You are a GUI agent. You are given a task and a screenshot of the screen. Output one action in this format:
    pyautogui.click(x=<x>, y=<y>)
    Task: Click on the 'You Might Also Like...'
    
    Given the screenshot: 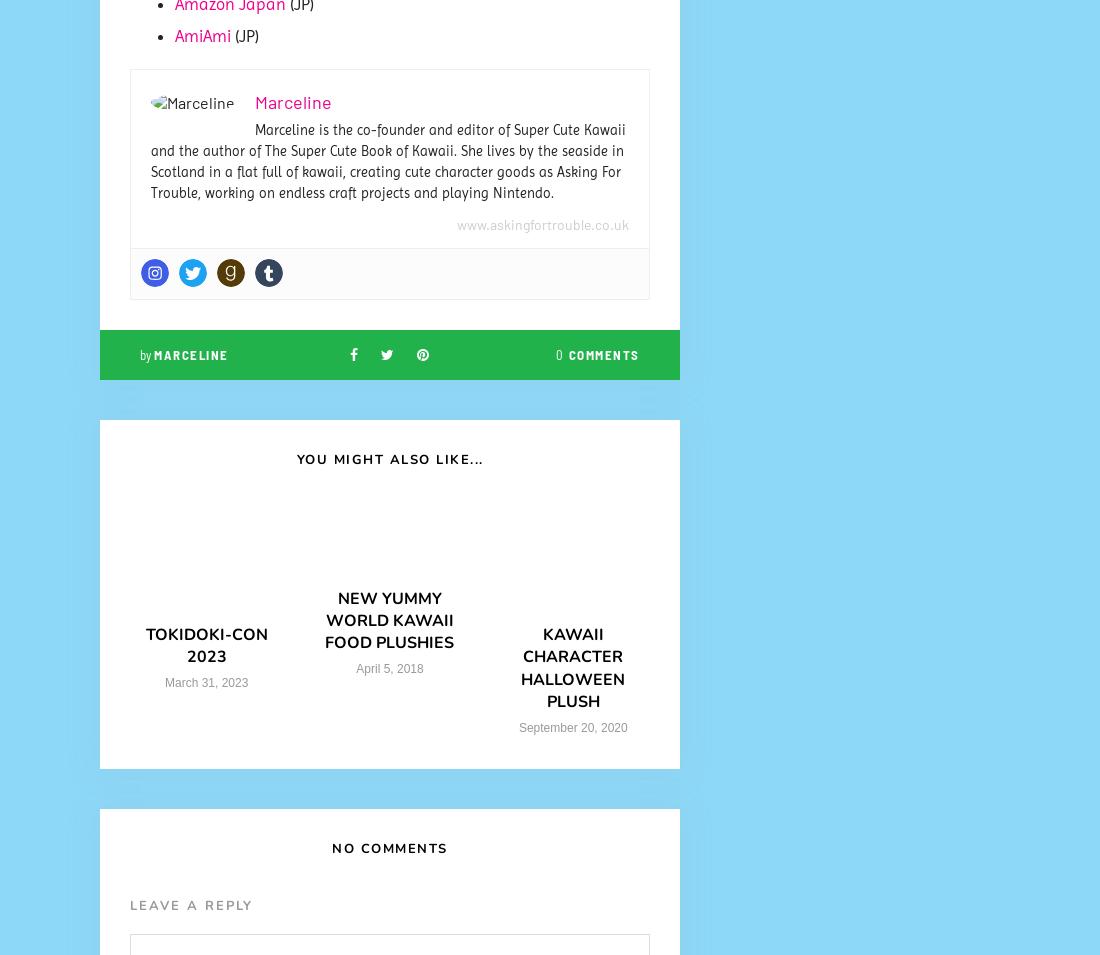 What is the action you would take?
    pyautogui.click(x=389, y=459)
    